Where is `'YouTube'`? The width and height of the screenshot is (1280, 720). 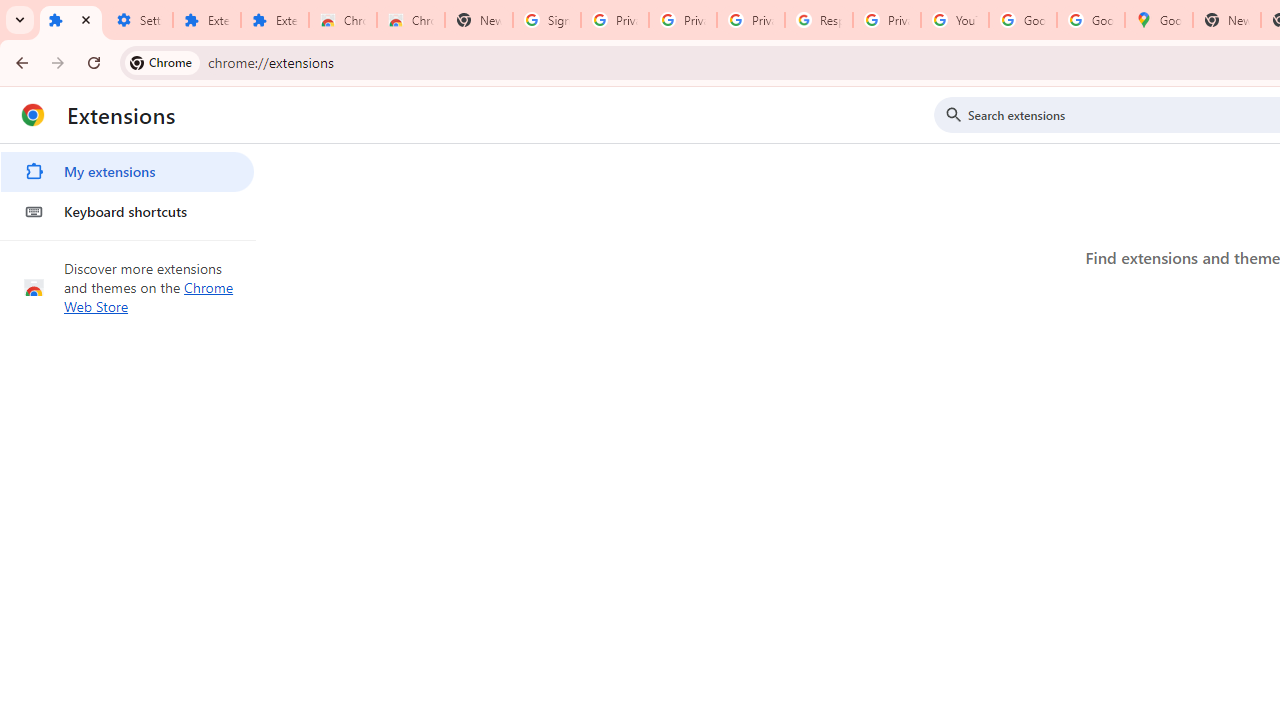
'YouTube' is located at coordinates (953, 20).